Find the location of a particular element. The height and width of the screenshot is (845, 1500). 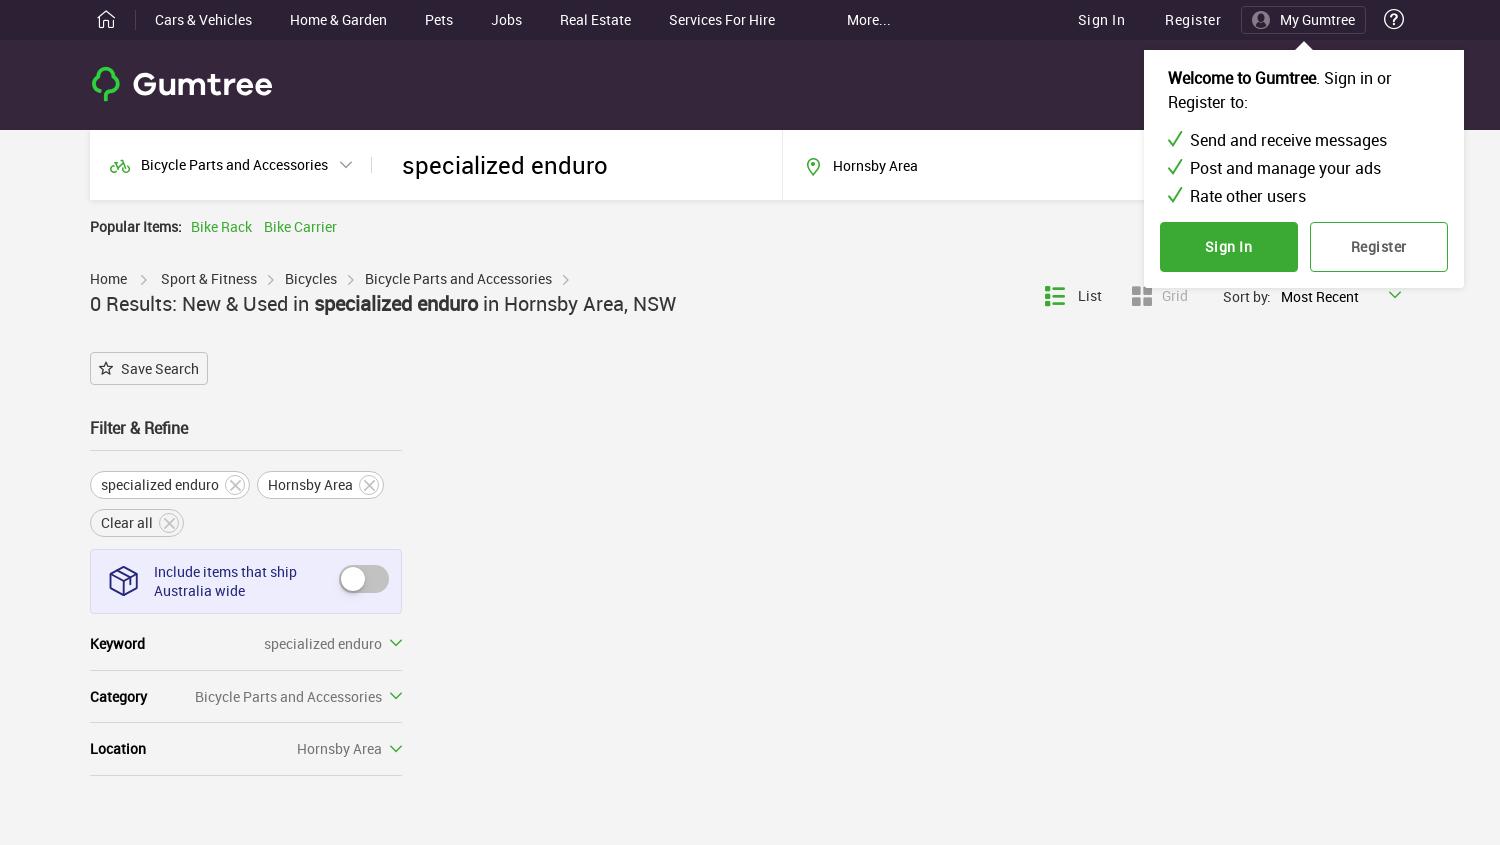

'Home' is located at coordinates (107, 277).